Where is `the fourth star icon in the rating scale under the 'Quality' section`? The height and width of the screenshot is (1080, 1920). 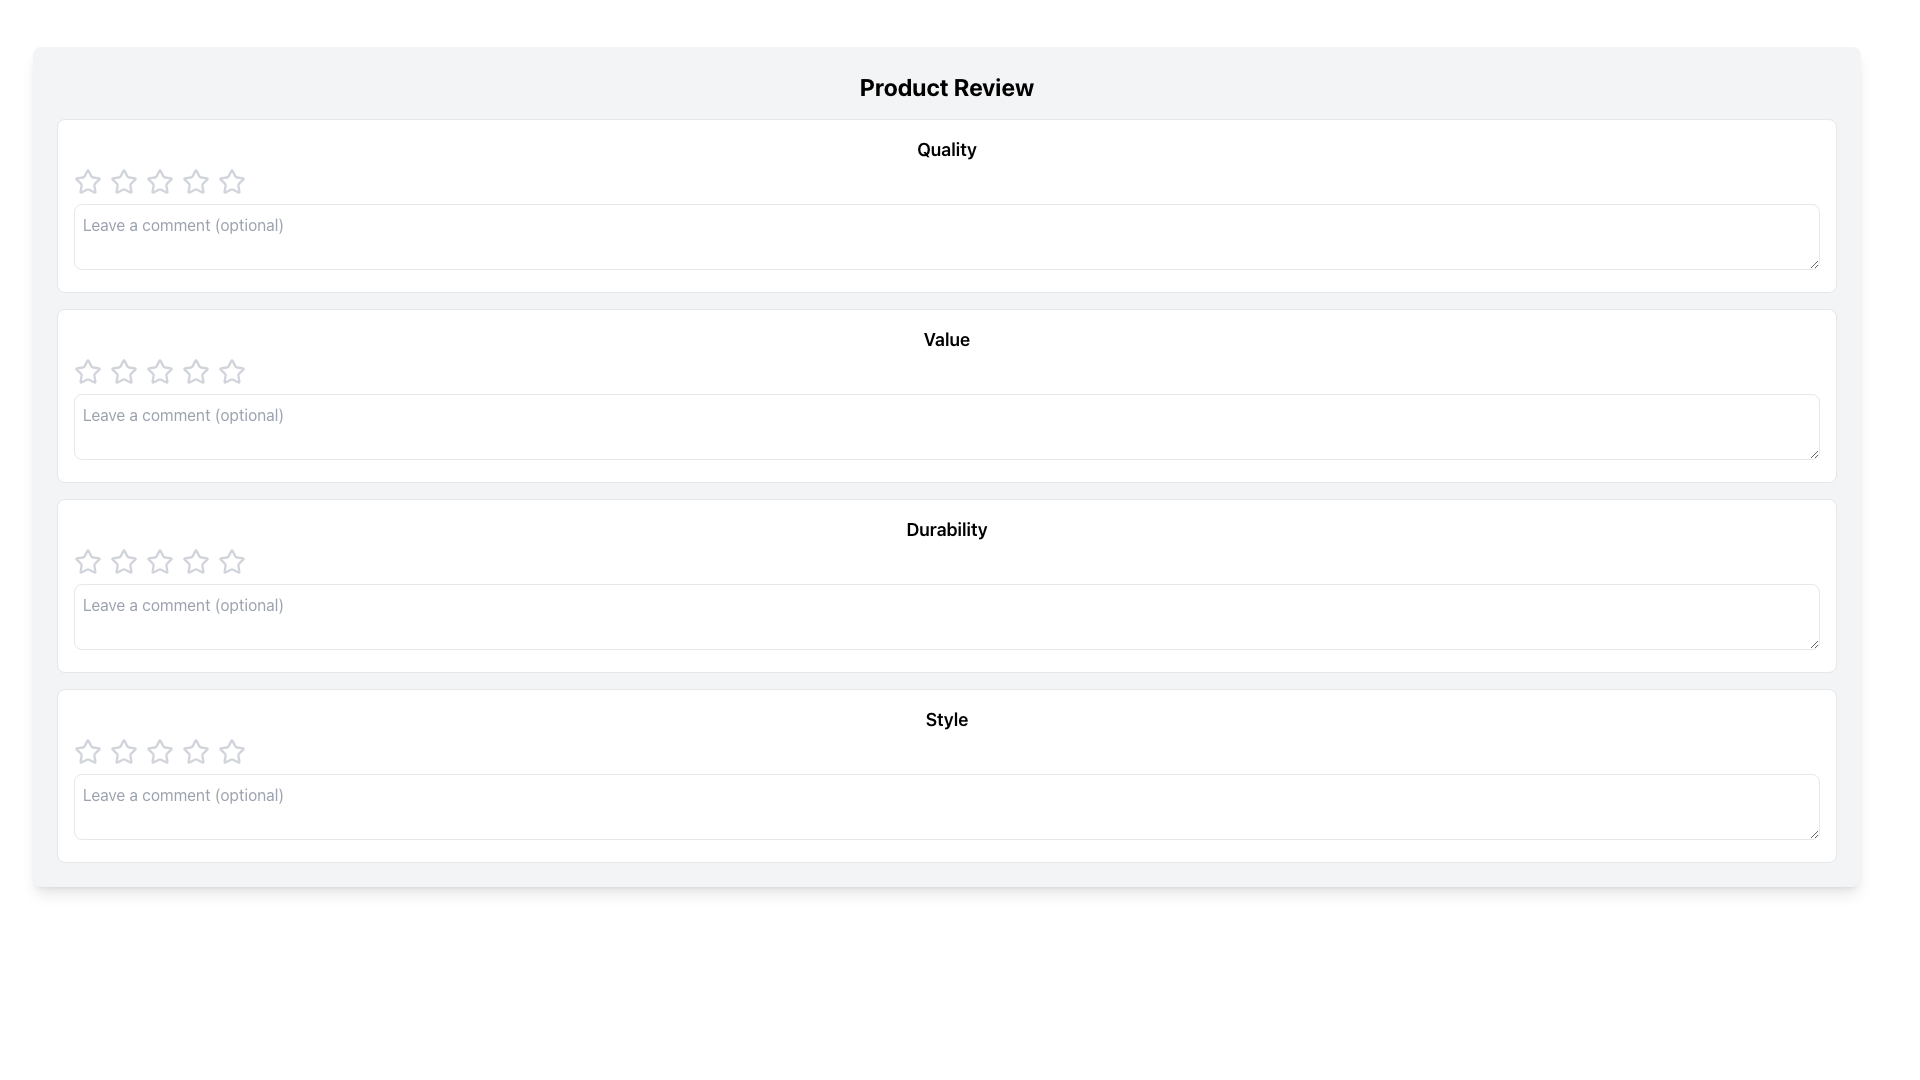 the fourth star icon in the rating scale under the 'Quality' section is located at coordinates (158, 181).